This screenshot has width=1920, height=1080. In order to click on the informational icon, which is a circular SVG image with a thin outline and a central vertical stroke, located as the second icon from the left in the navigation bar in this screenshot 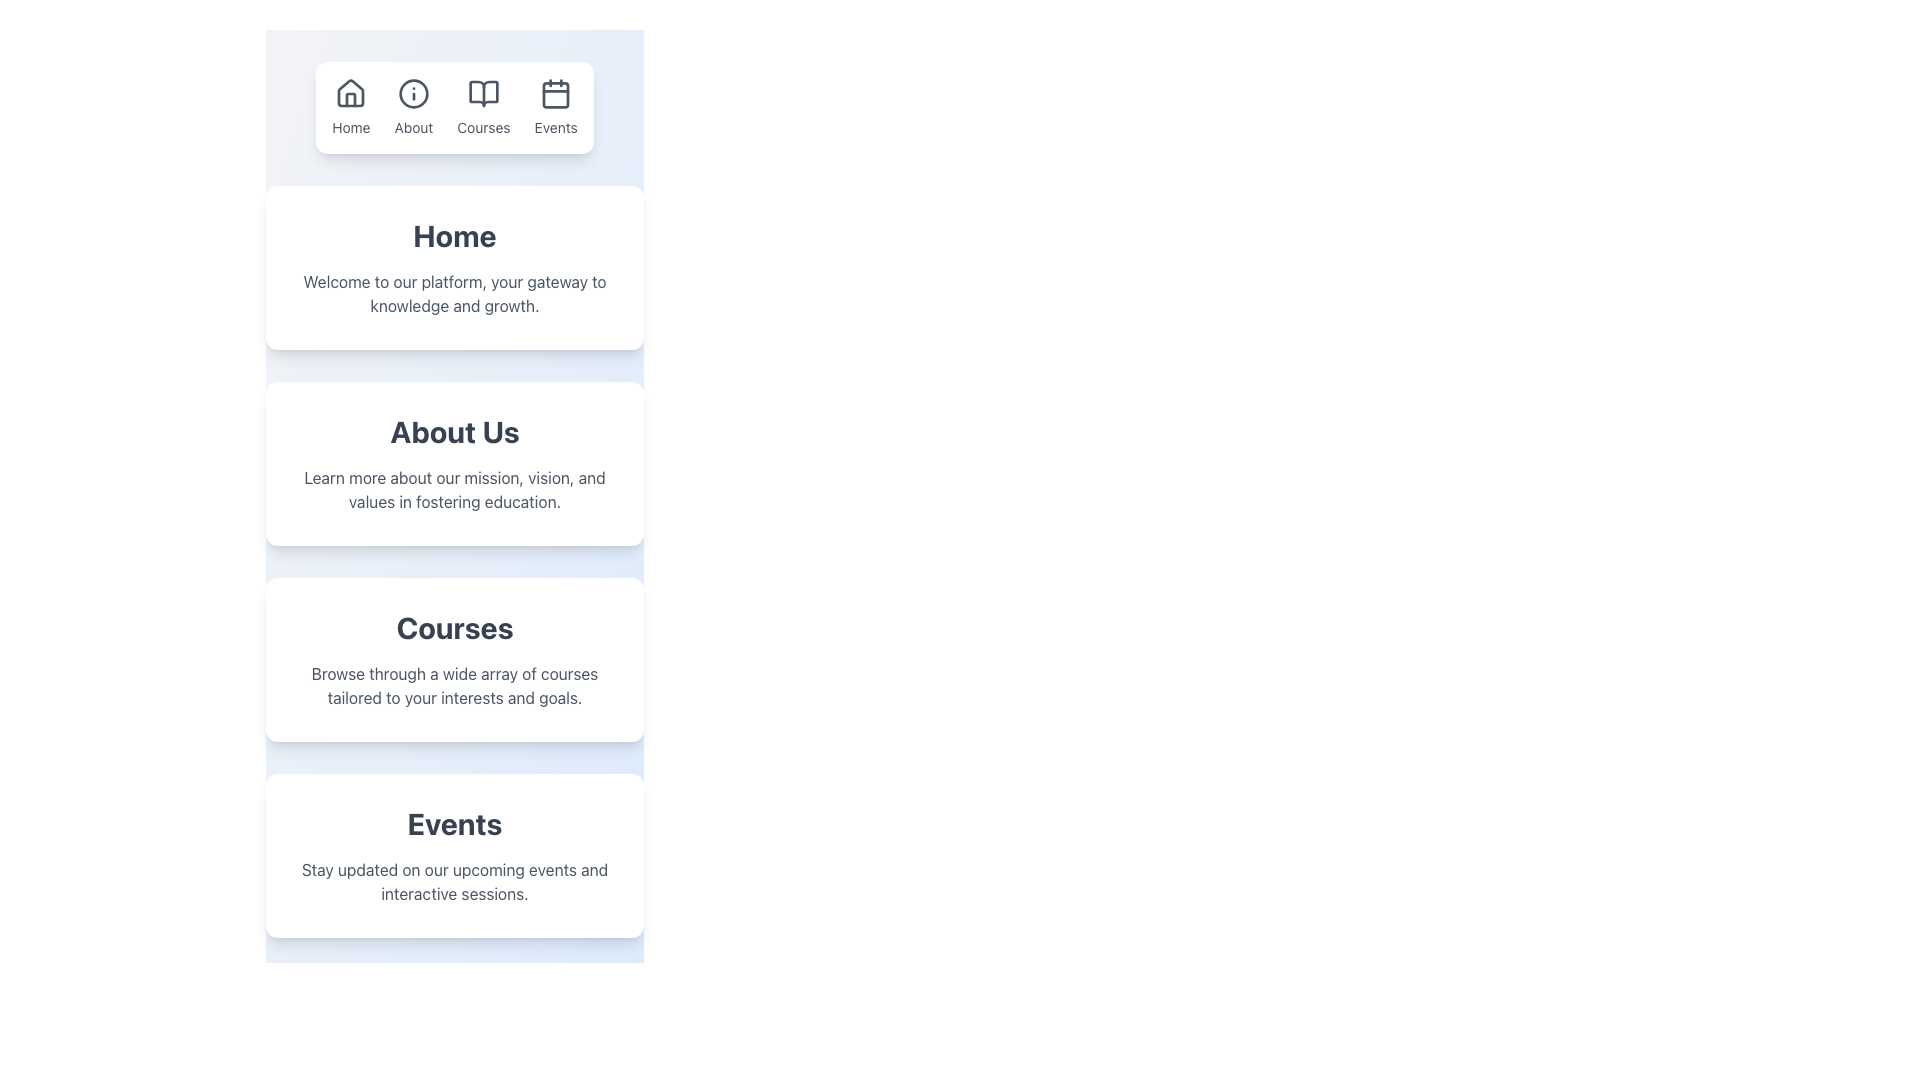, I will do `click(412, 93)`.